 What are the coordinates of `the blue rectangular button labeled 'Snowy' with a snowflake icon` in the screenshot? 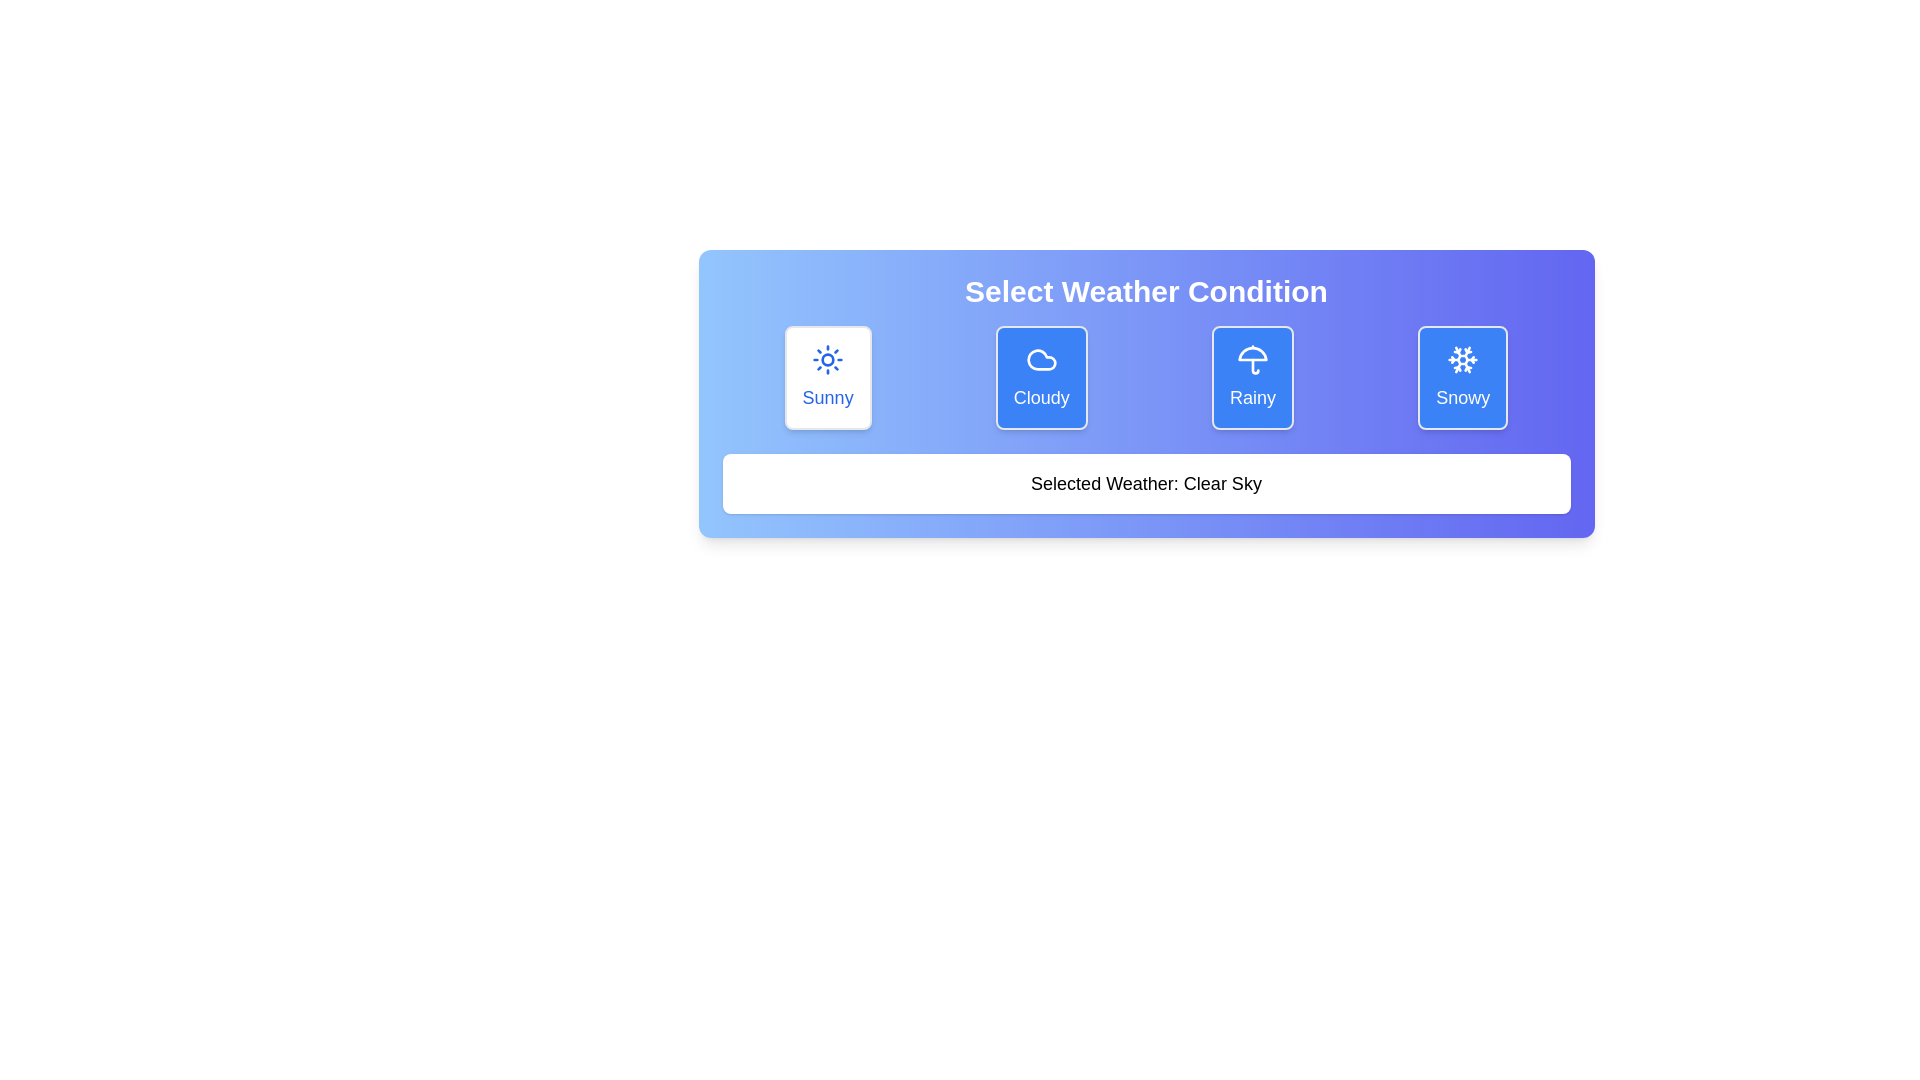 It's located at (1463, 378).